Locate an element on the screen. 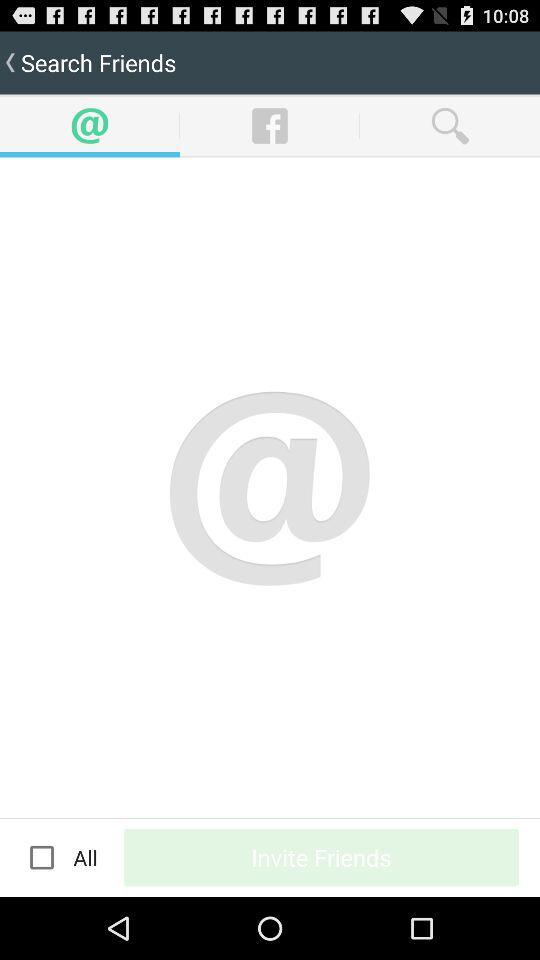  the invite friends item is located at coordinates (321, 856).